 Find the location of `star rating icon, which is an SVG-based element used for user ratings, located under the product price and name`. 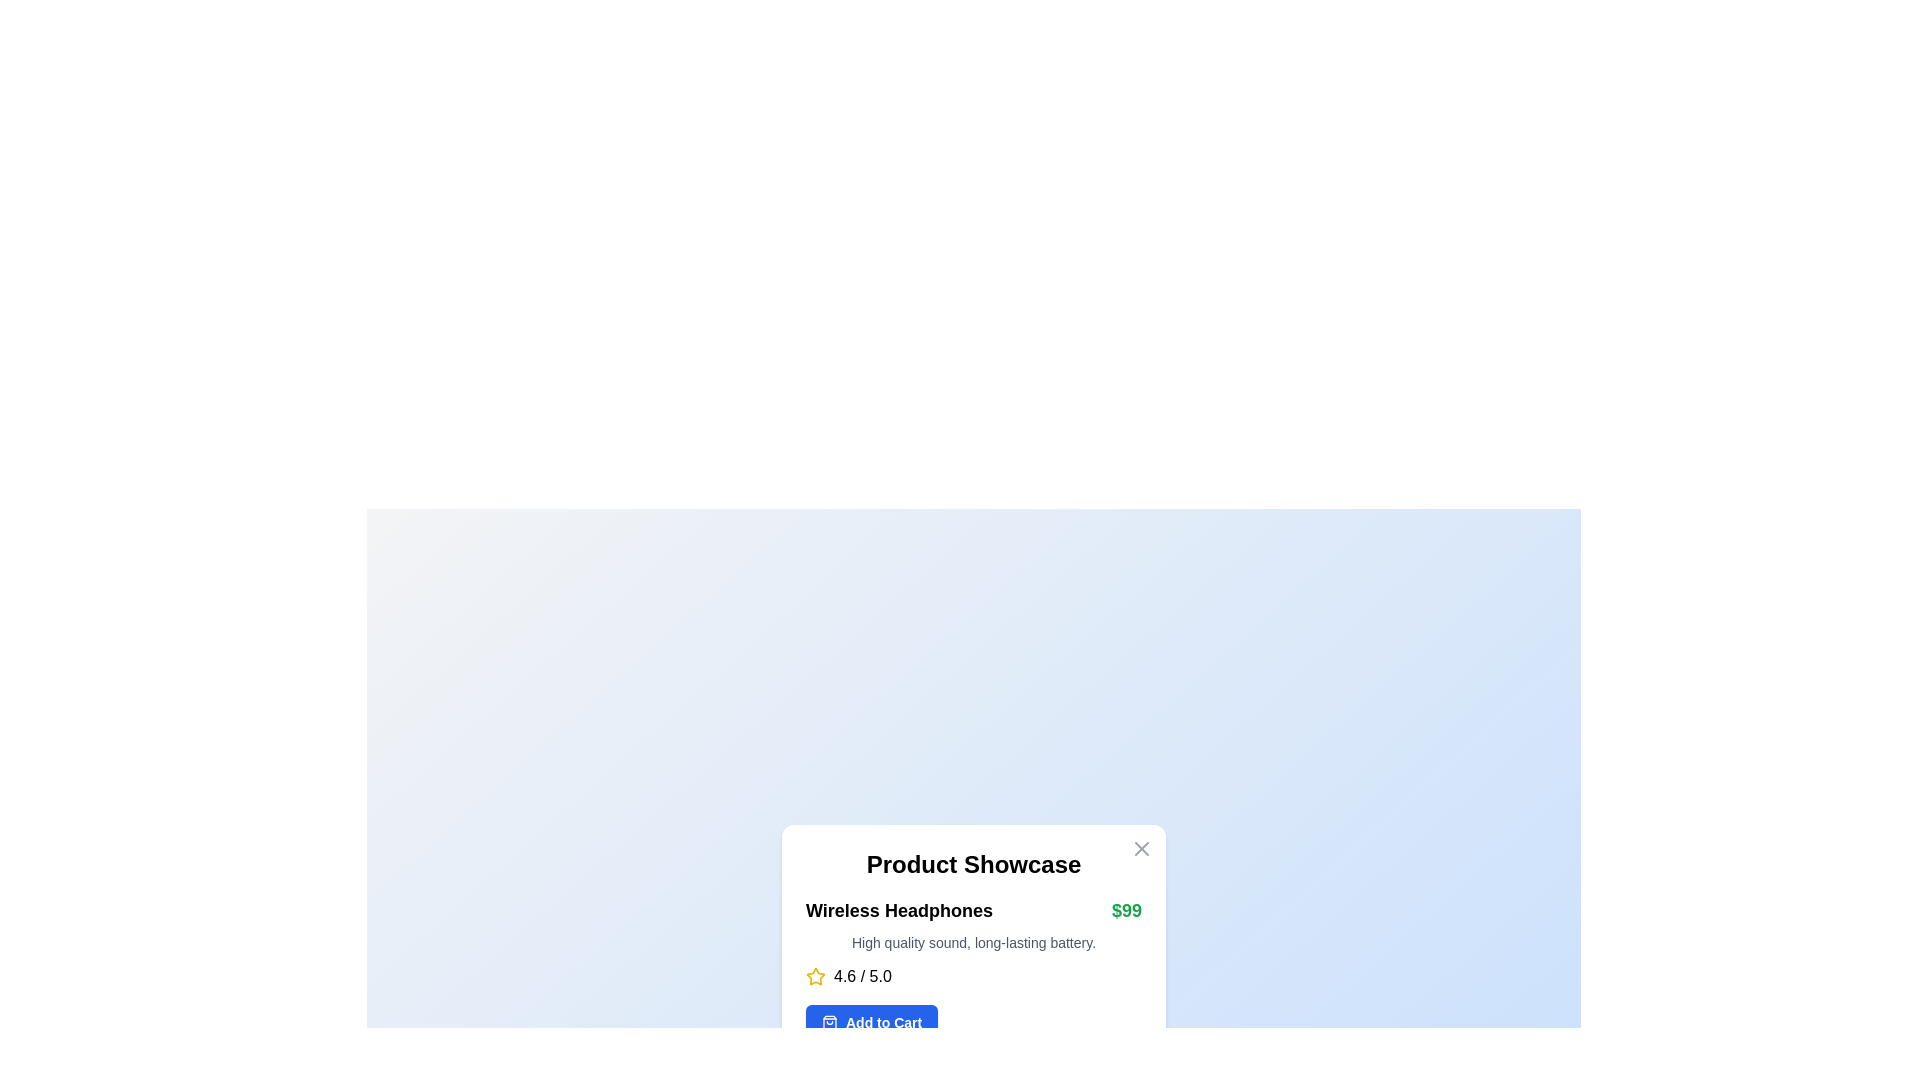

star rating icon, which is an SVG-based element used for user ratings, located under the product price and name is located at coordinates (816, 975).